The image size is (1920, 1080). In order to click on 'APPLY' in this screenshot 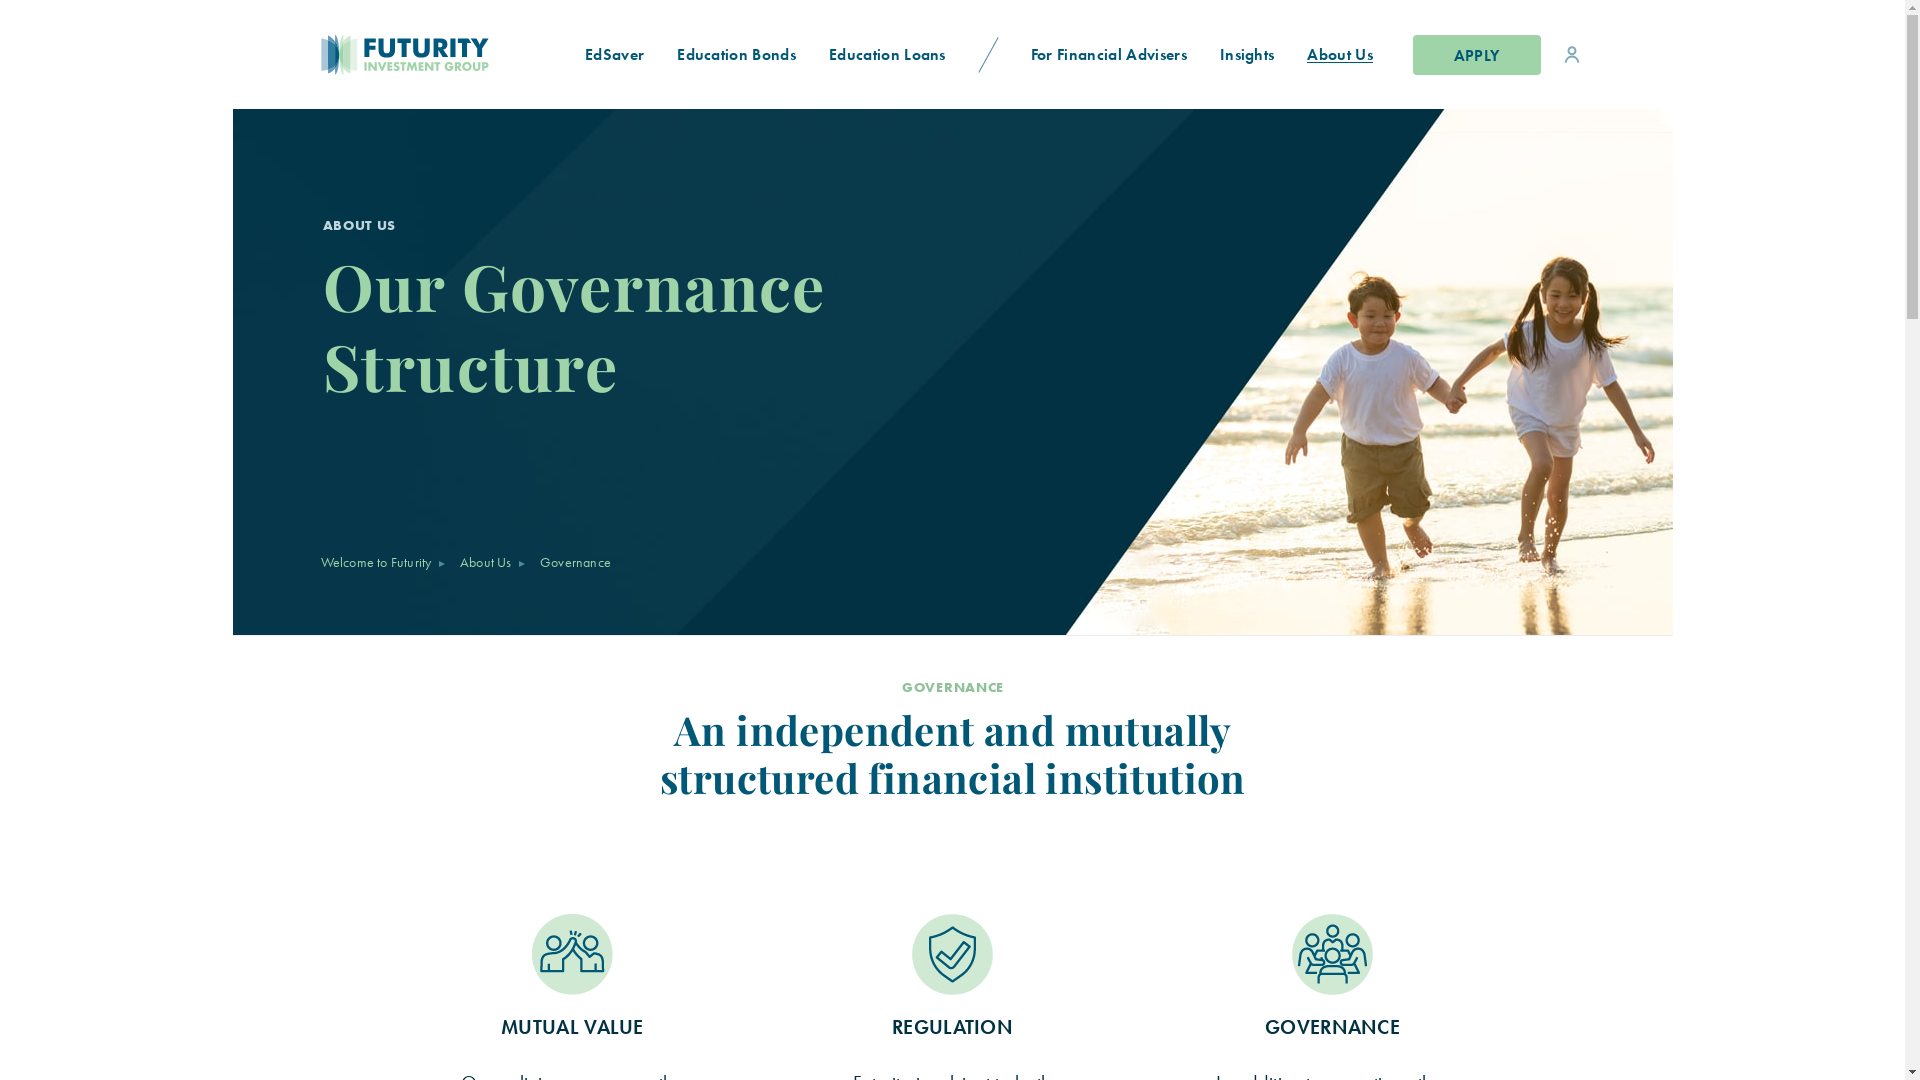, I will do `click(1476, 53)`.